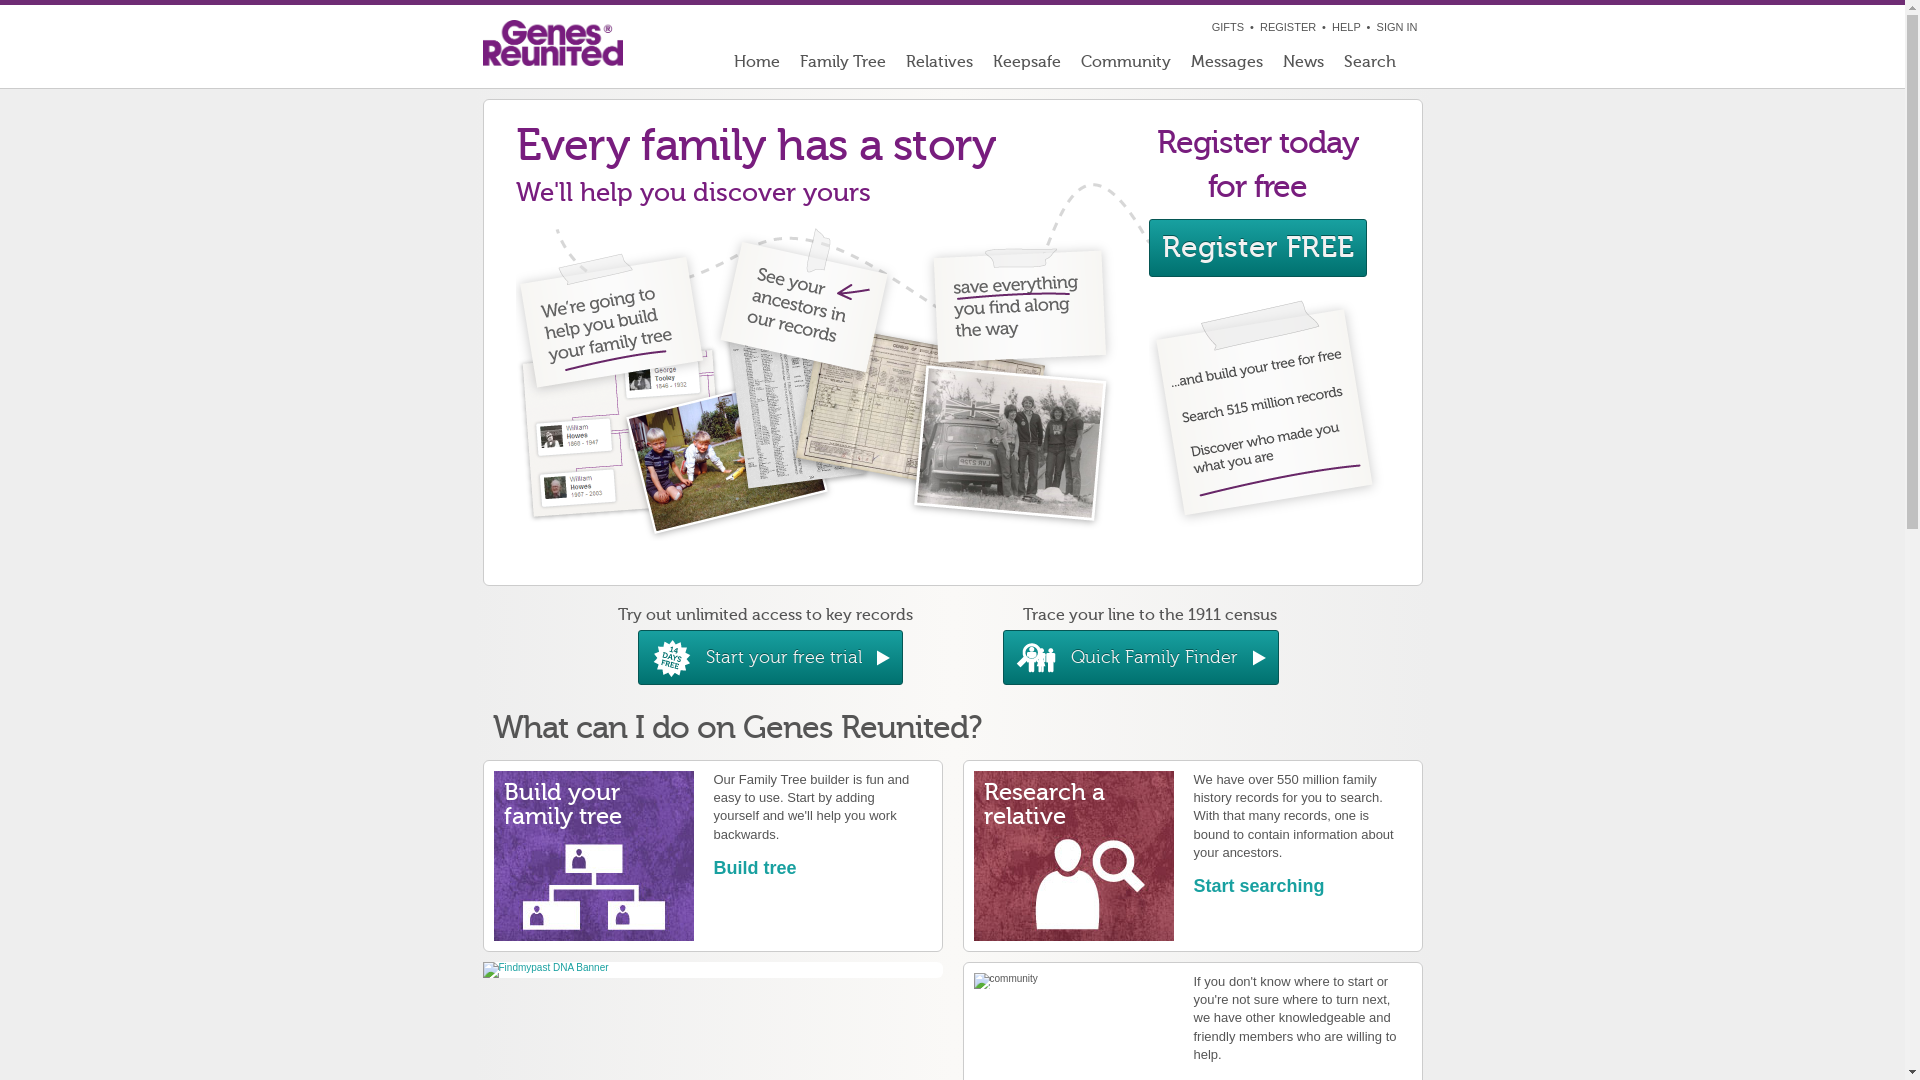 The height and width of the screenshot is (1080, 1920). Describe the element at coordinates (1302, 65) in the screenshot. I see `'News'` at that location.